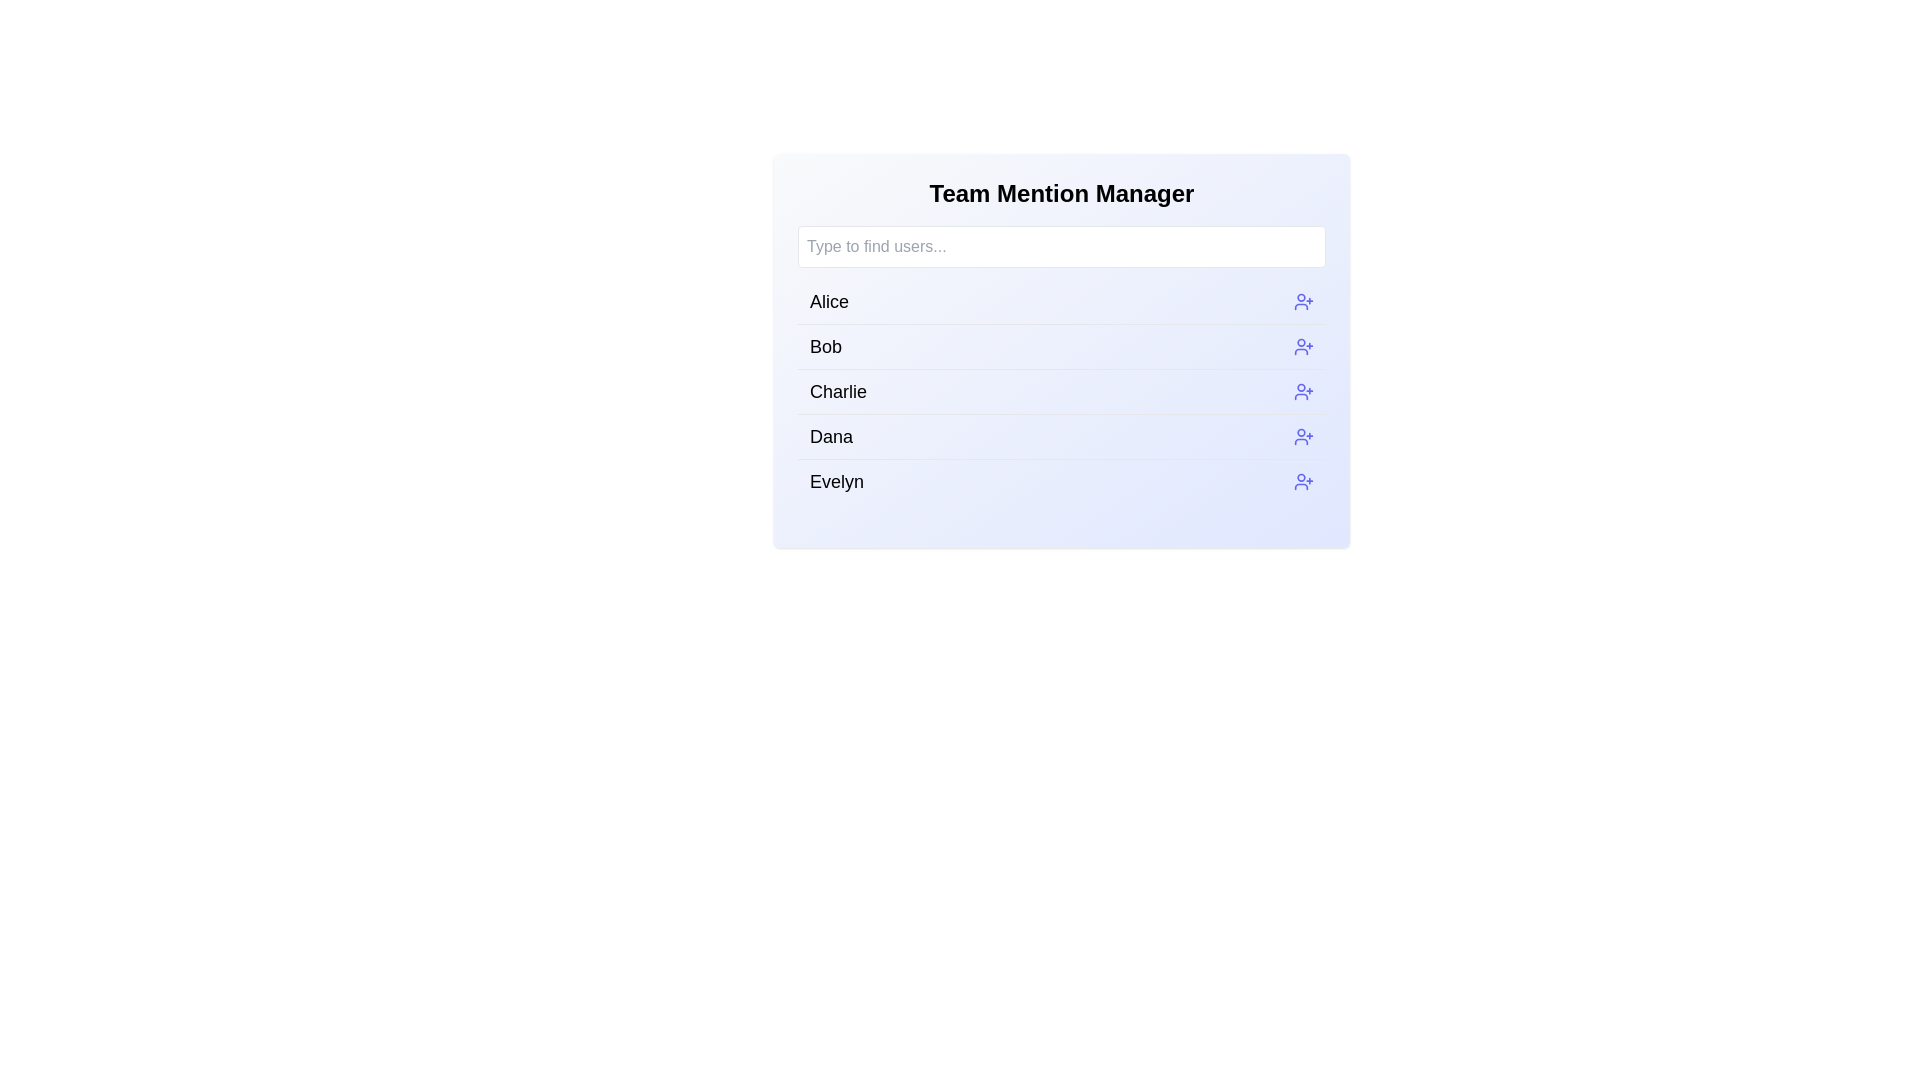  What do you see at coordinates (1304, 301) in the screenshot?
I see `the indigo user icon with a '+' symbol next to it in the 'Alice' row` at bounding box center [1304, 301].